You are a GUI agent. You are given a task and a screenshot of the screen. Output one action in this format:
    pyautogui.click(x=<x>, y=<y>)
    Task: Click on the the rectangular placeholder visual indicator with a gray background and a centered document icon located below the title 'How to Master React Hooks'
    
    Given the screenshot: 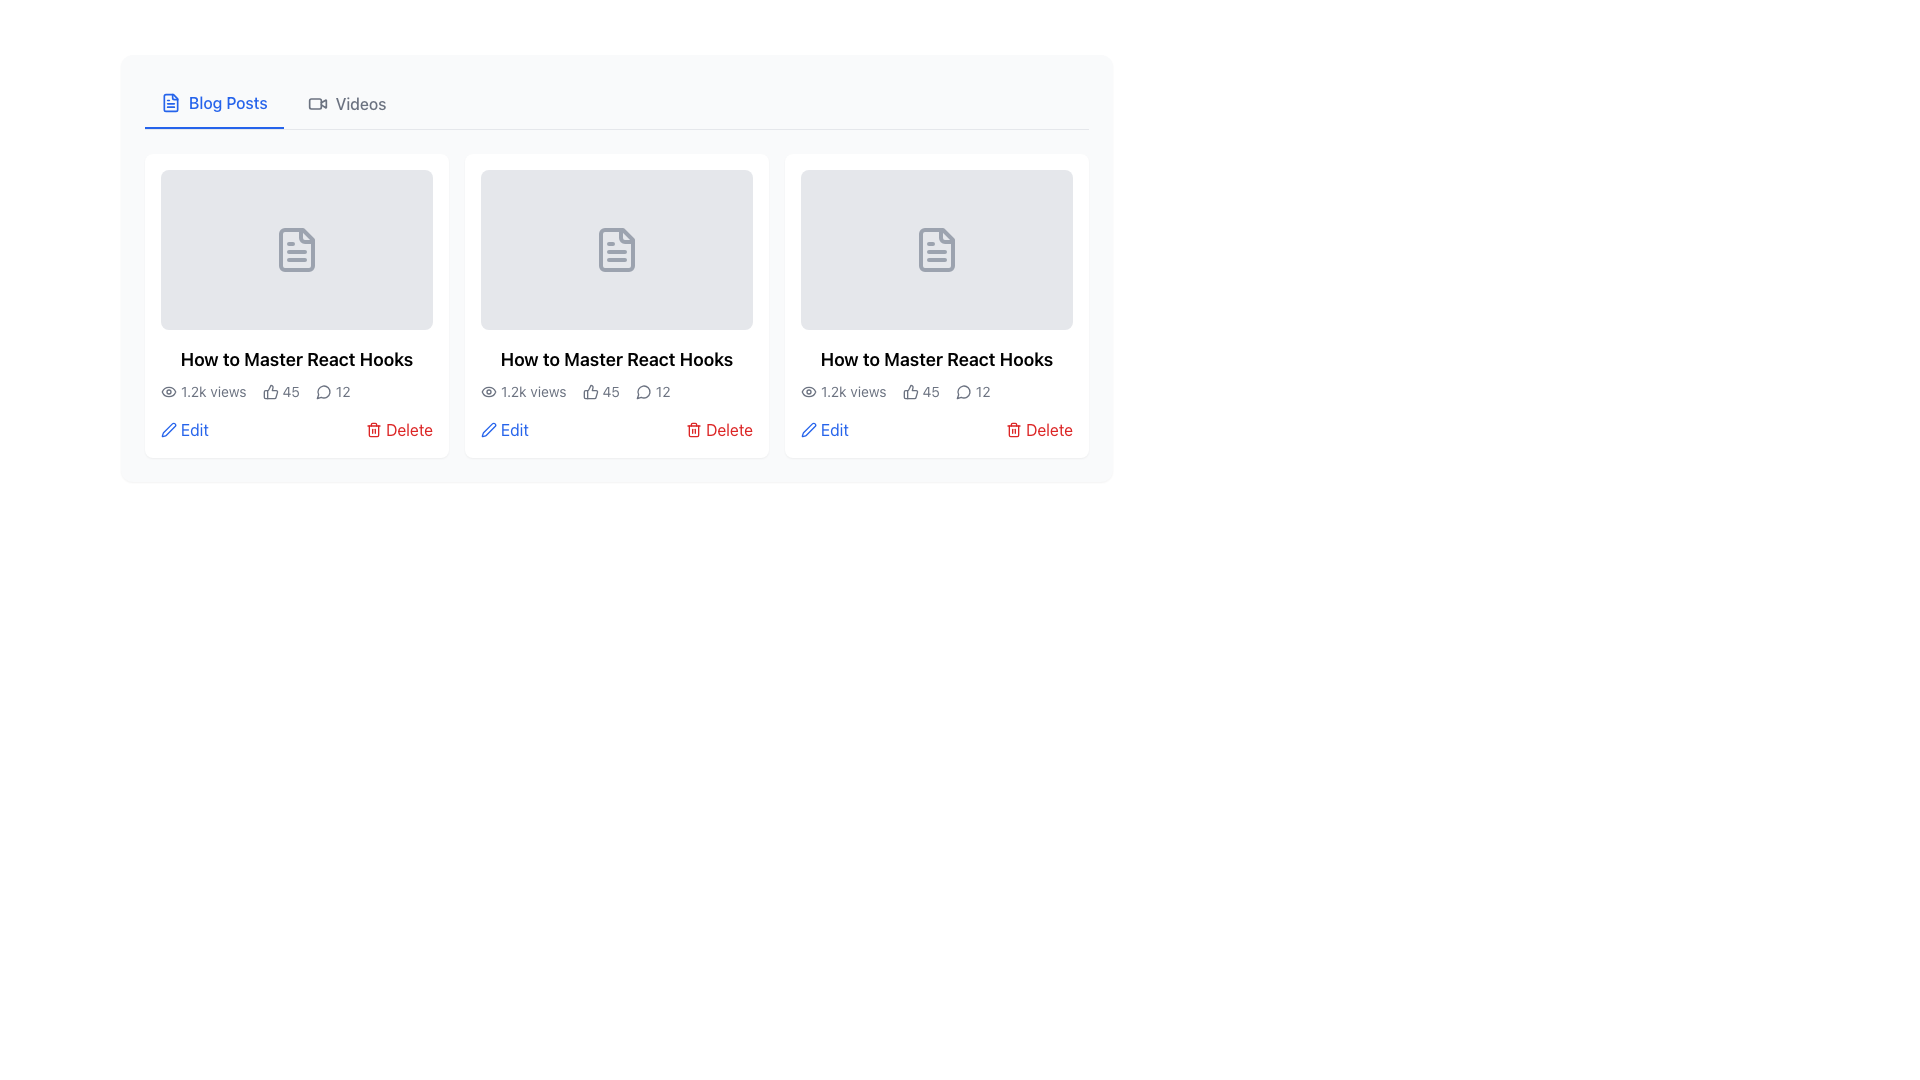 What is the action you would take?
    pyautogui.click(x=616, y=249)
    